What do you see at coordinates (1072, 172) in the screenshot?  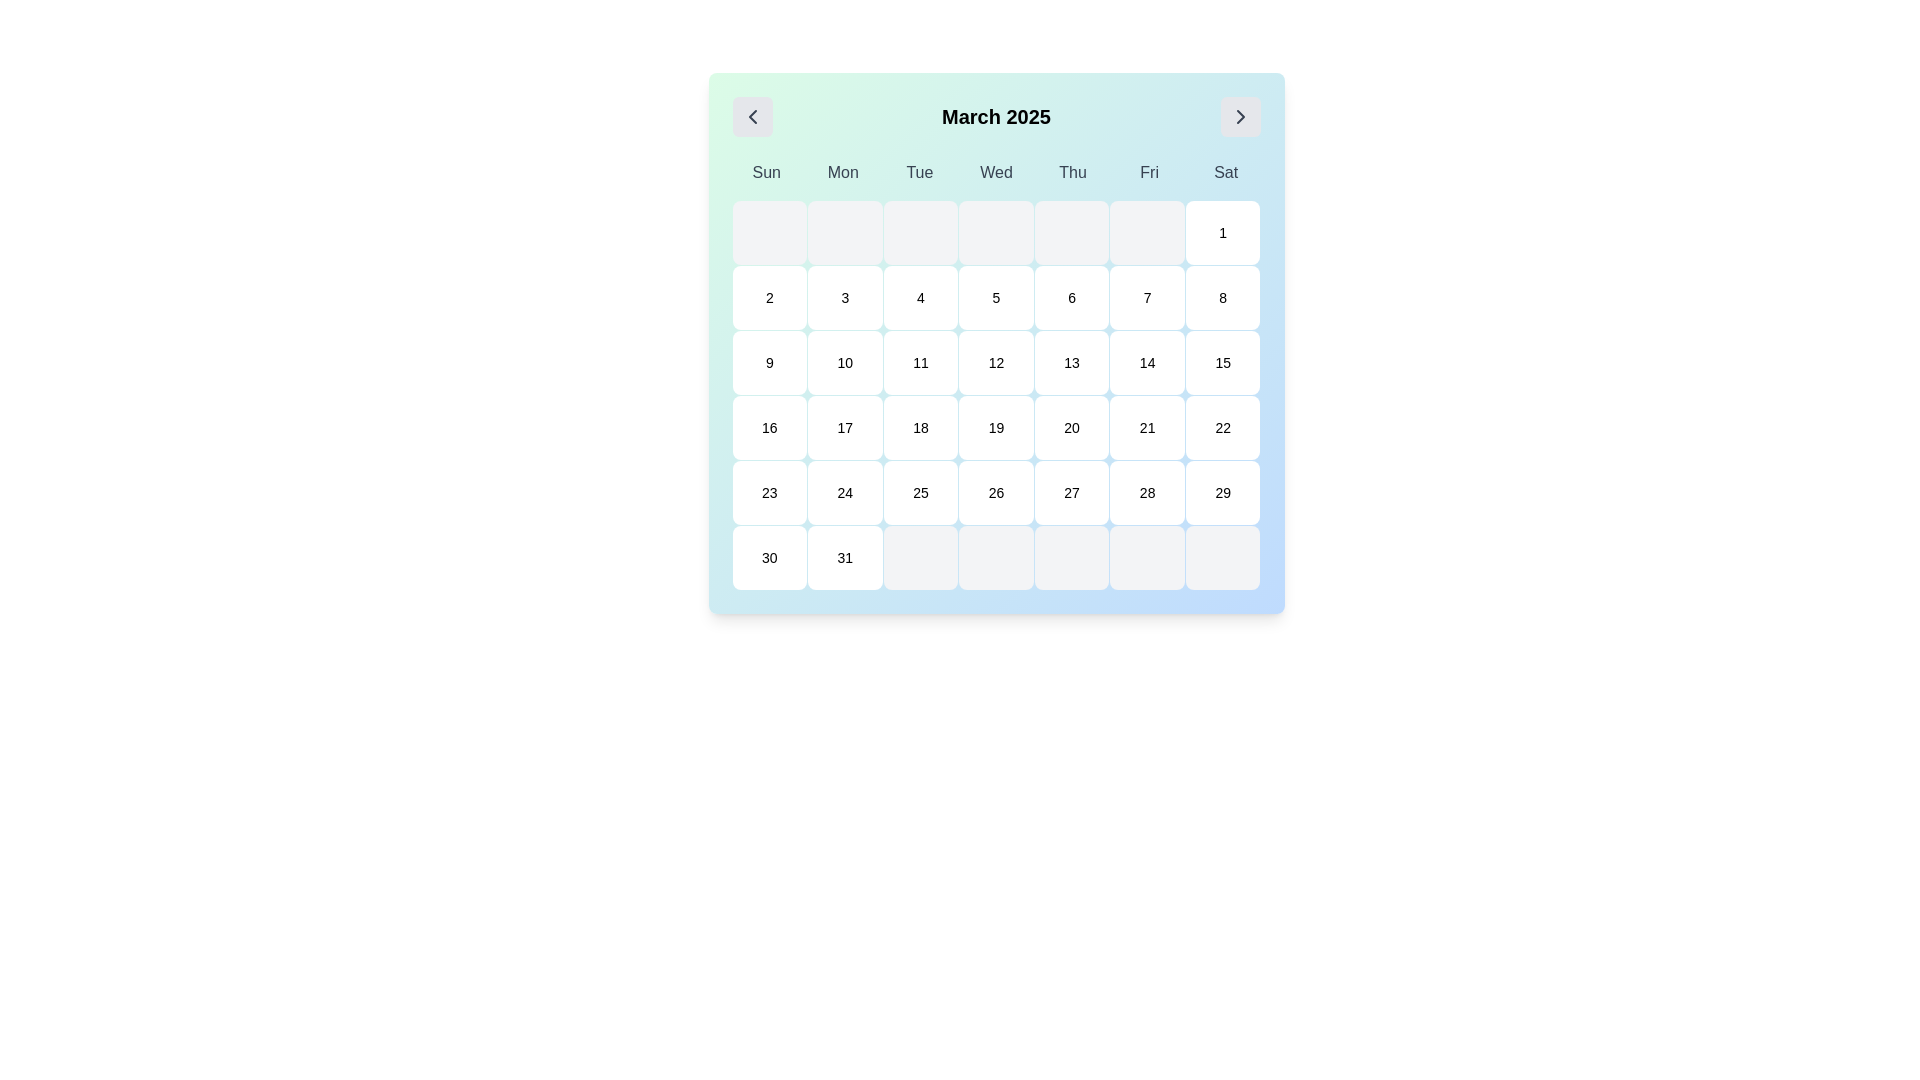 I see `the 'Thu' label, which is the fifth element in a grid of day abbreviations, displayed in bold dark gray text` at bounding box center [1072, 172].